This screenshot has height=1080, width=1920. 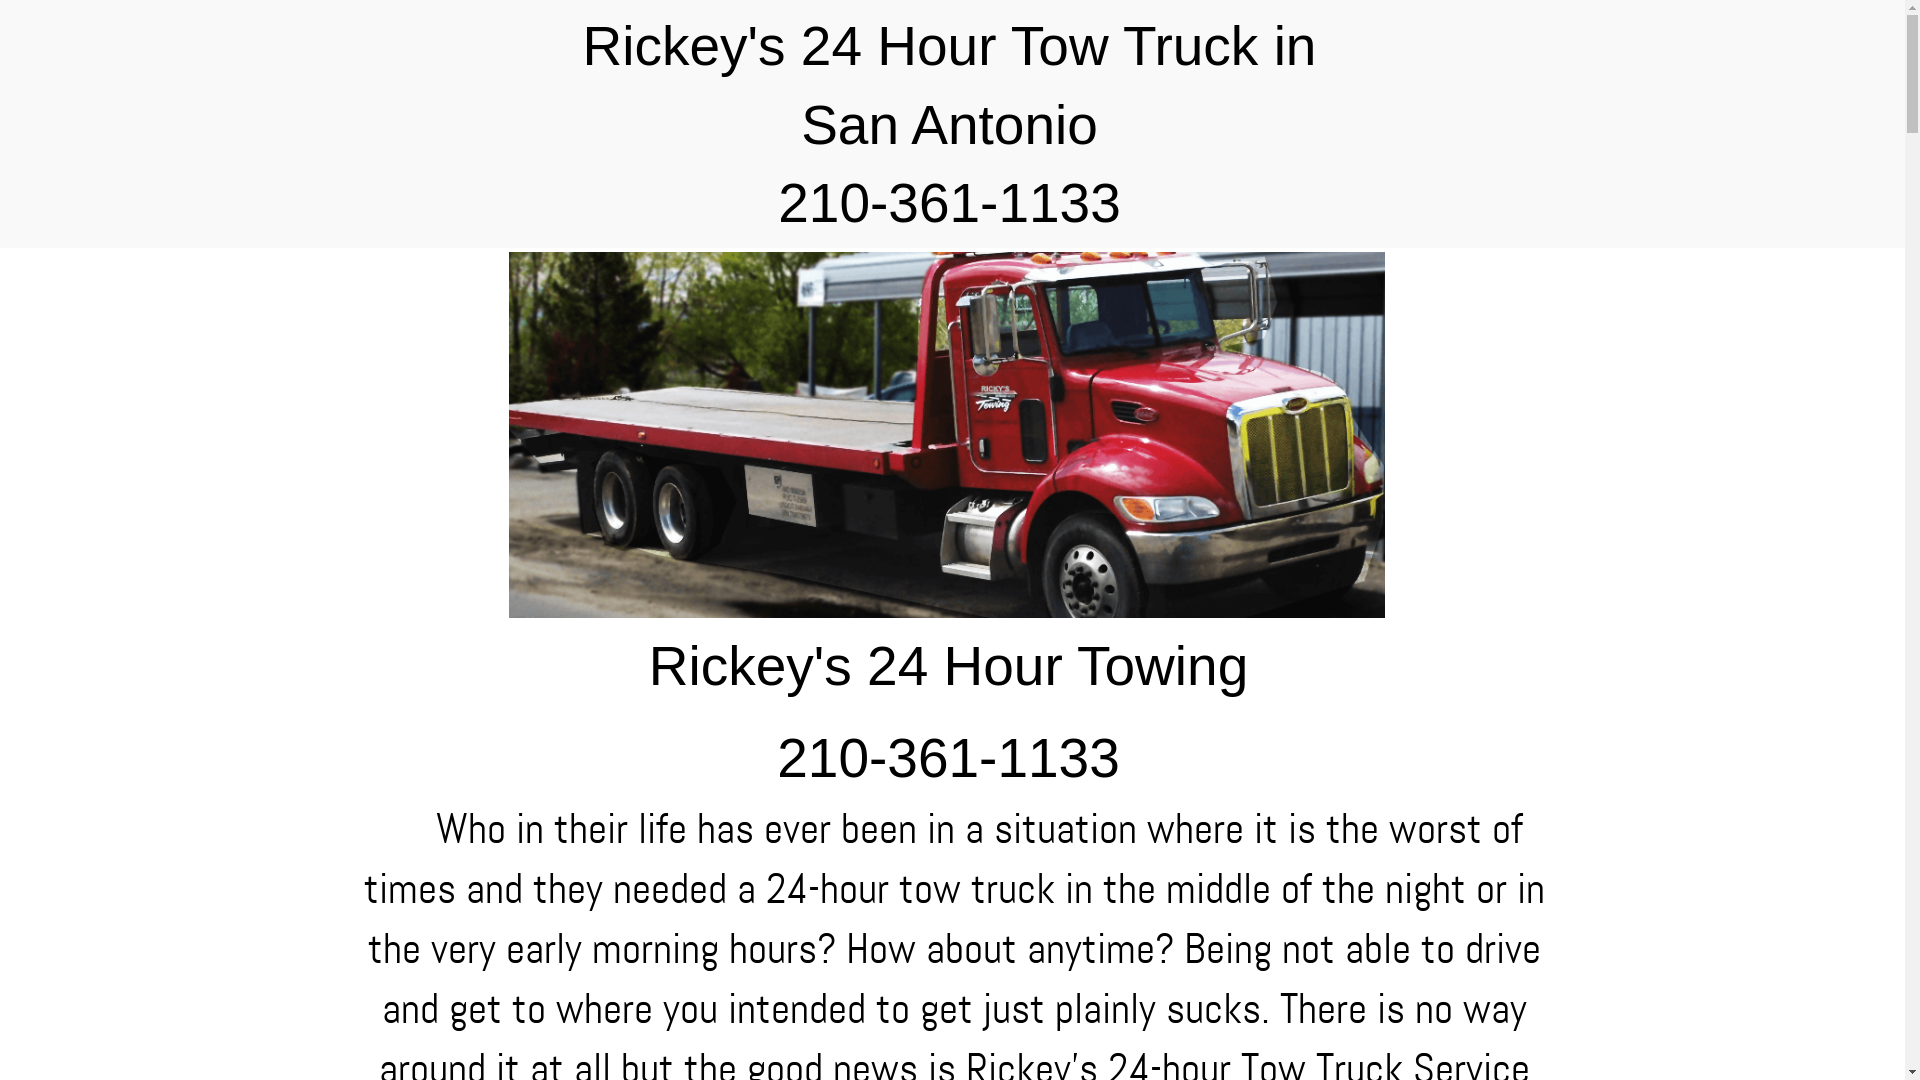 I want to click on '210-361-1133', so click(x=948, y=203).